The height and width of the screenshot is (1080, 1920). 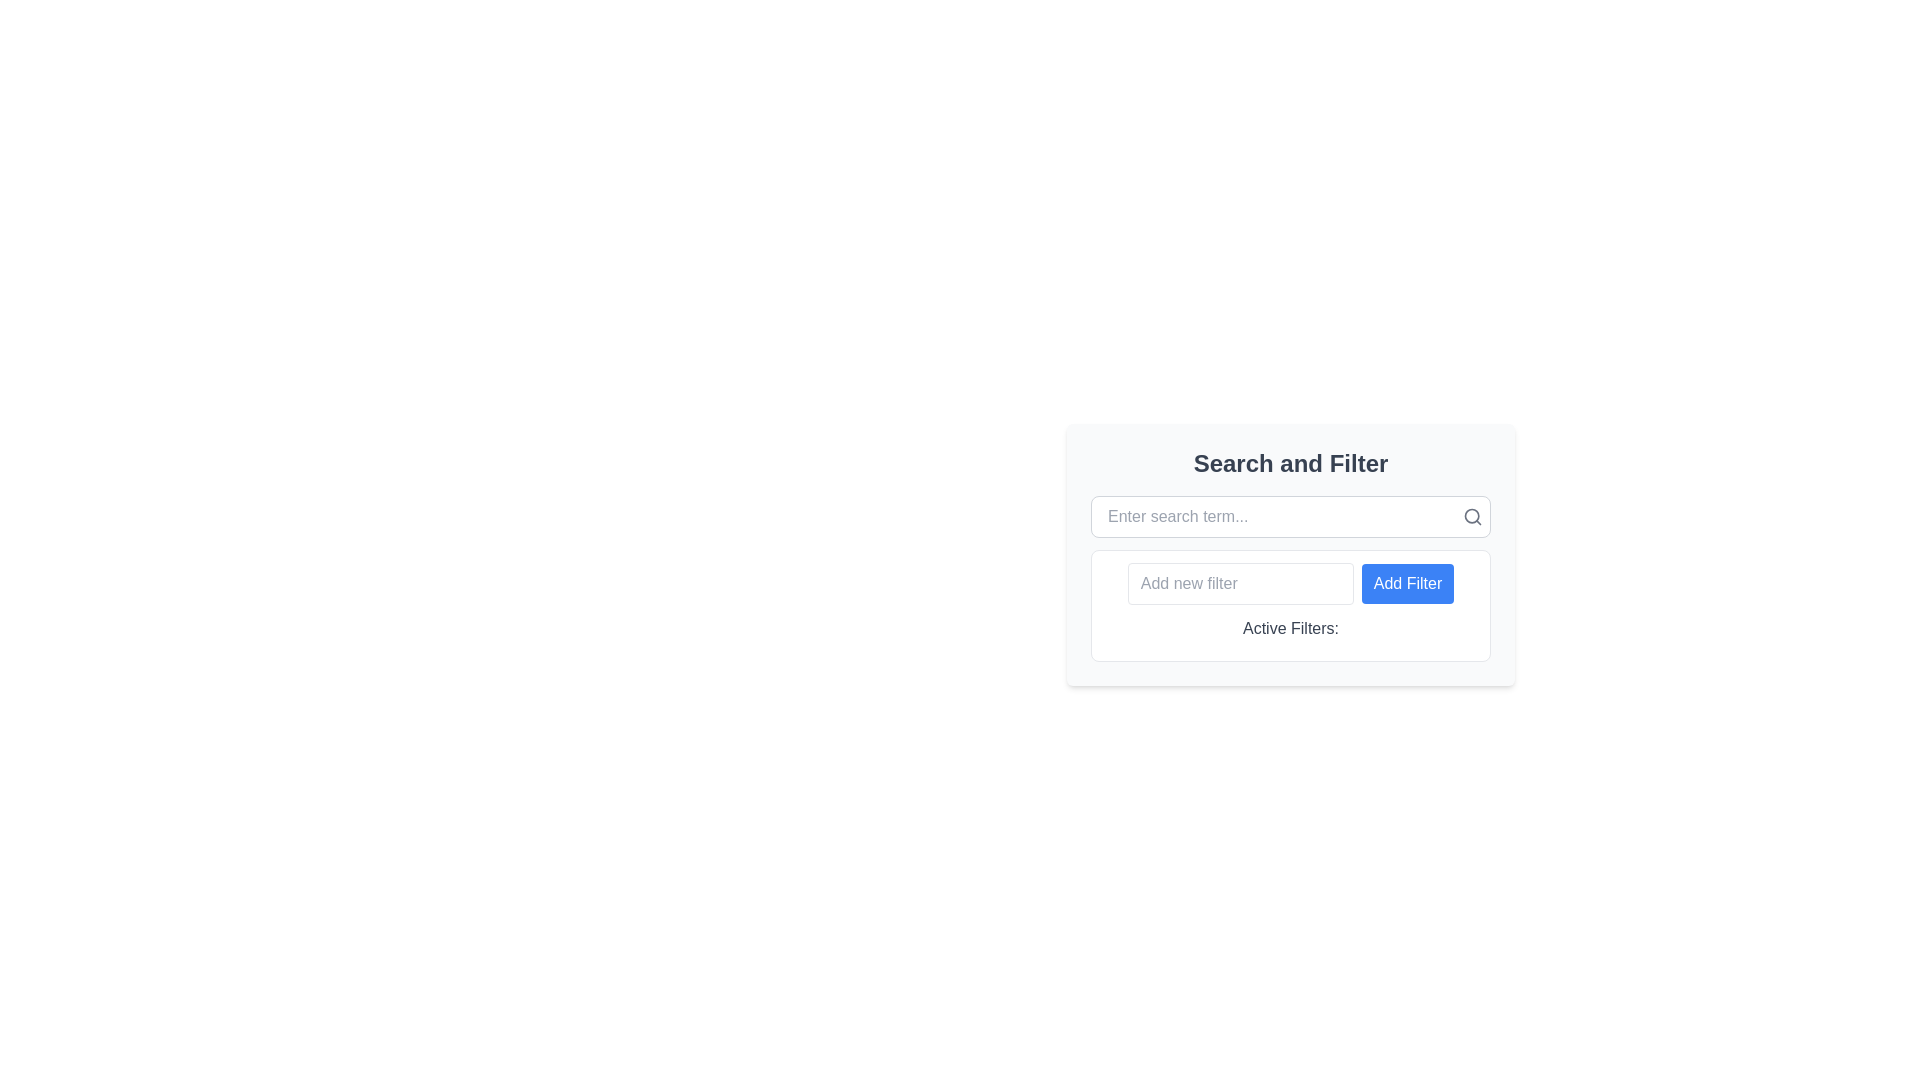 I want to click on the text label that displays 'Active Filters:' which is located below the 'Add Filter' button and is styled in medium font weight with a gray color, so click(x=1291, y=627).